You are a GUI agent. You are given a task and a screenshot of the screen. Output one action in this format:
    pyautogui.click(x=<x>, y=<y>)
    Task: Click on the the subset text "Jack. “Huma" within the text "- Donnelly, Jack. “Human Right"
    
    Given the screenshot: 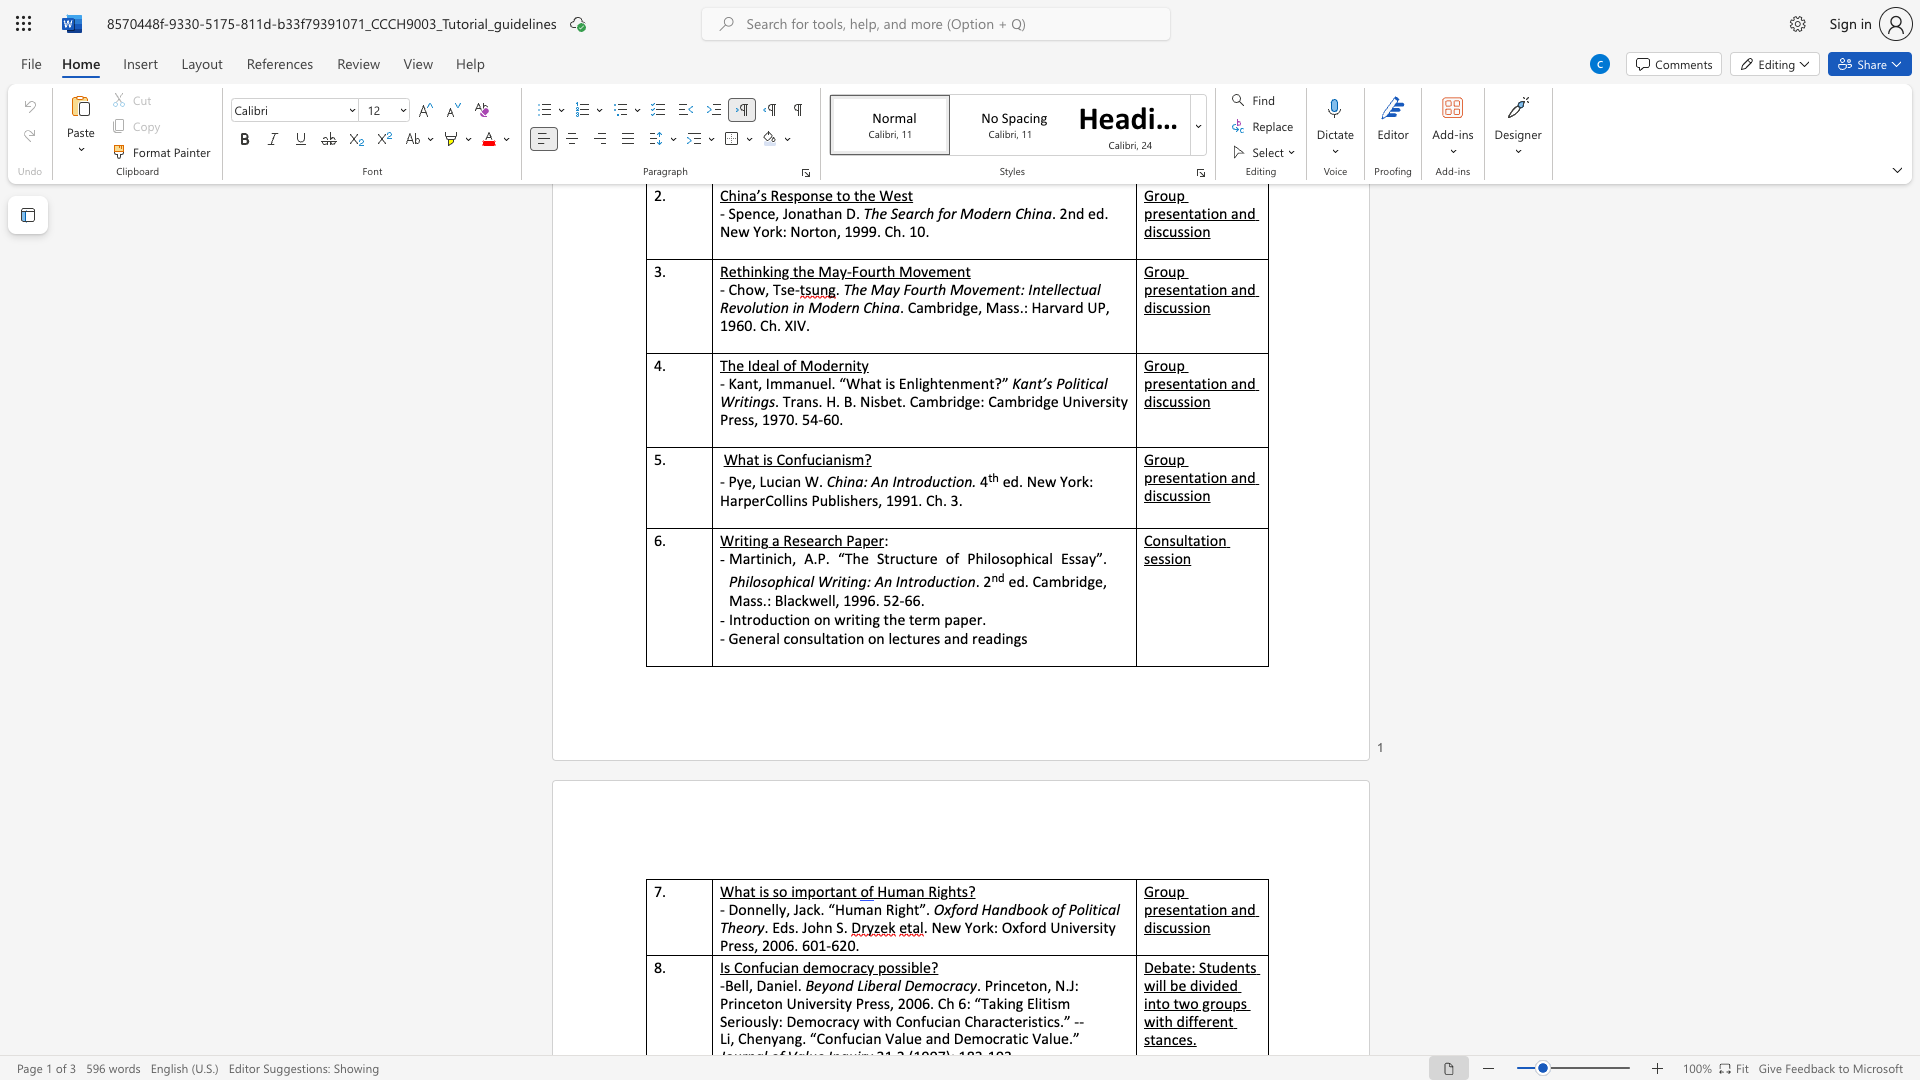 What is the action you would take?
    pyautogui.click(x=792, y=909)
    